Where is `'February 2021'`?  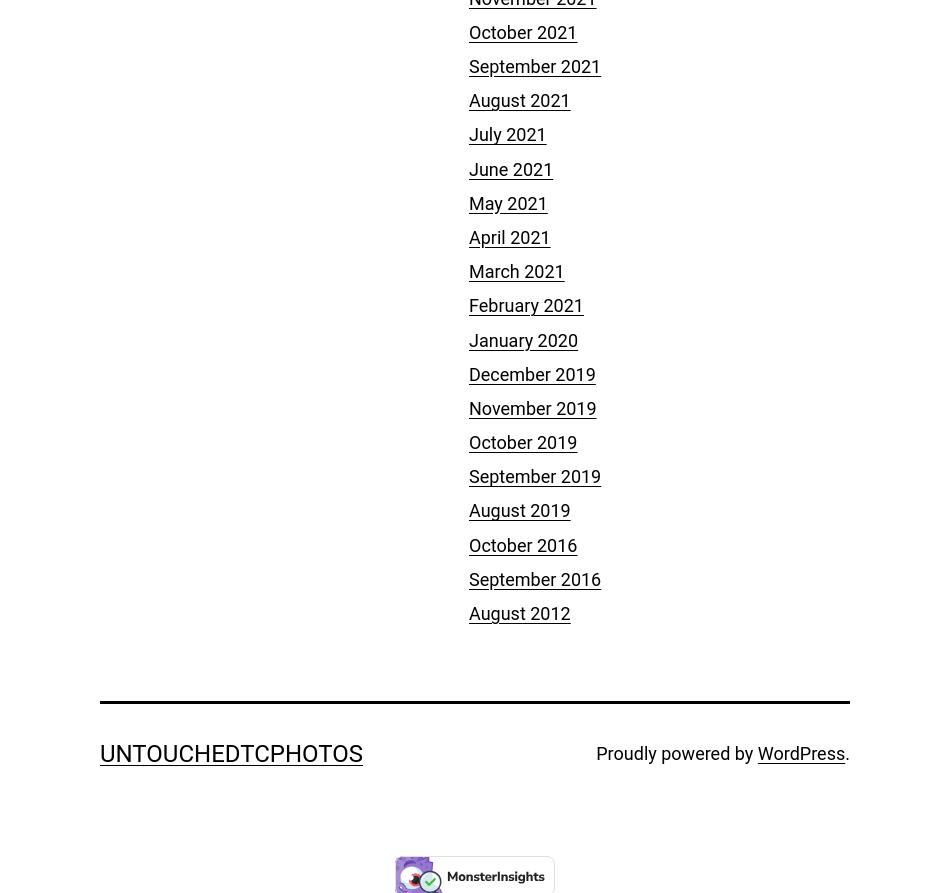
'February 2021' is located at coordinates (468, 305).